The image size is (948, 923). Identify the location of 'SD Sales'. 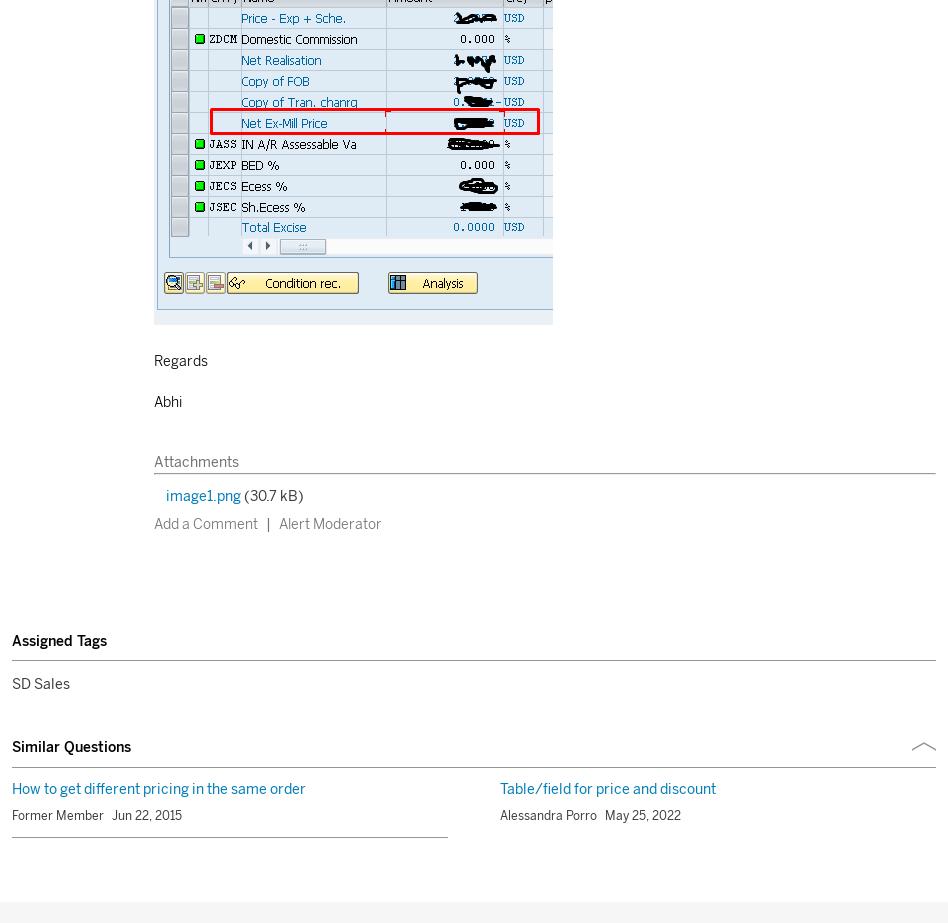
(40, 683).